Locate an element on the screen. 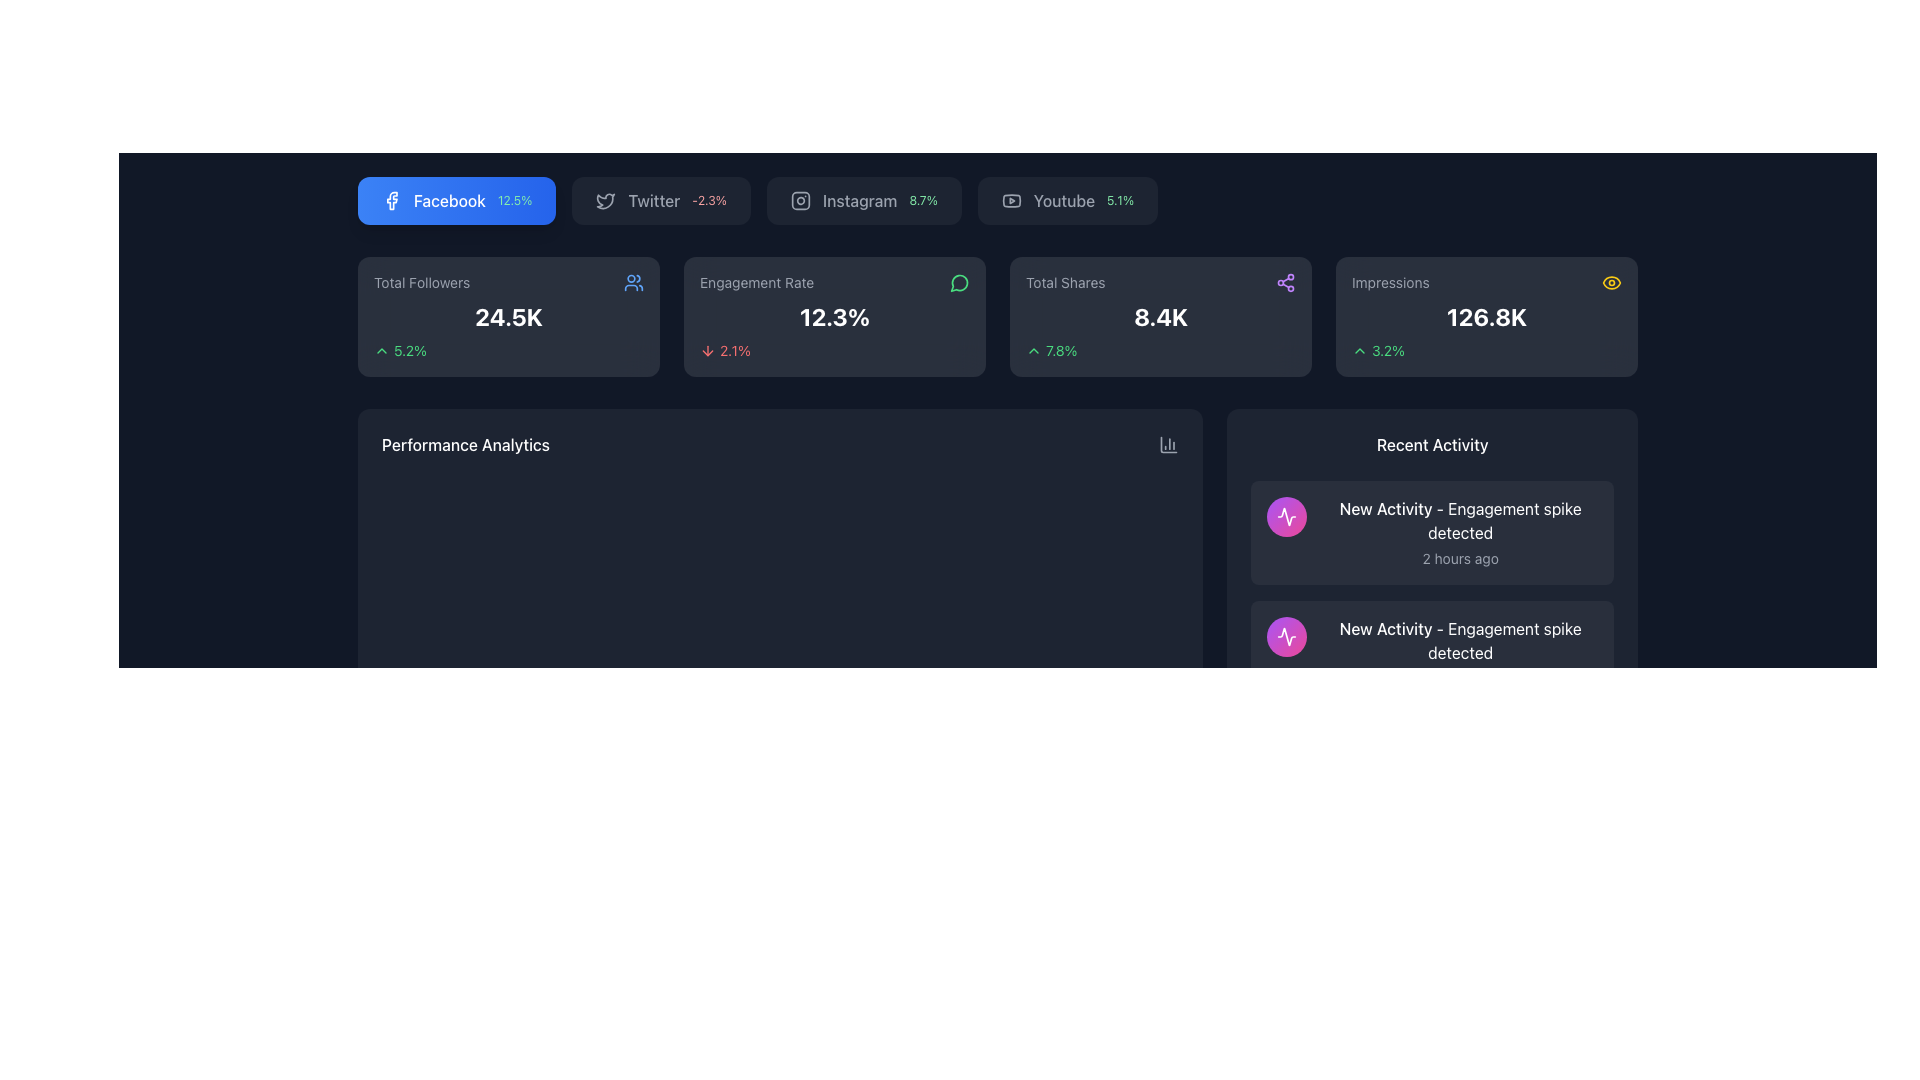 The height and width of the screenshot is (1080, 1920). the Instagram icon, which visually represents the Instagram platform and is located to the left of the text 'Instagram 8.7%' in the social media options row is located at coordinates (800, 200).